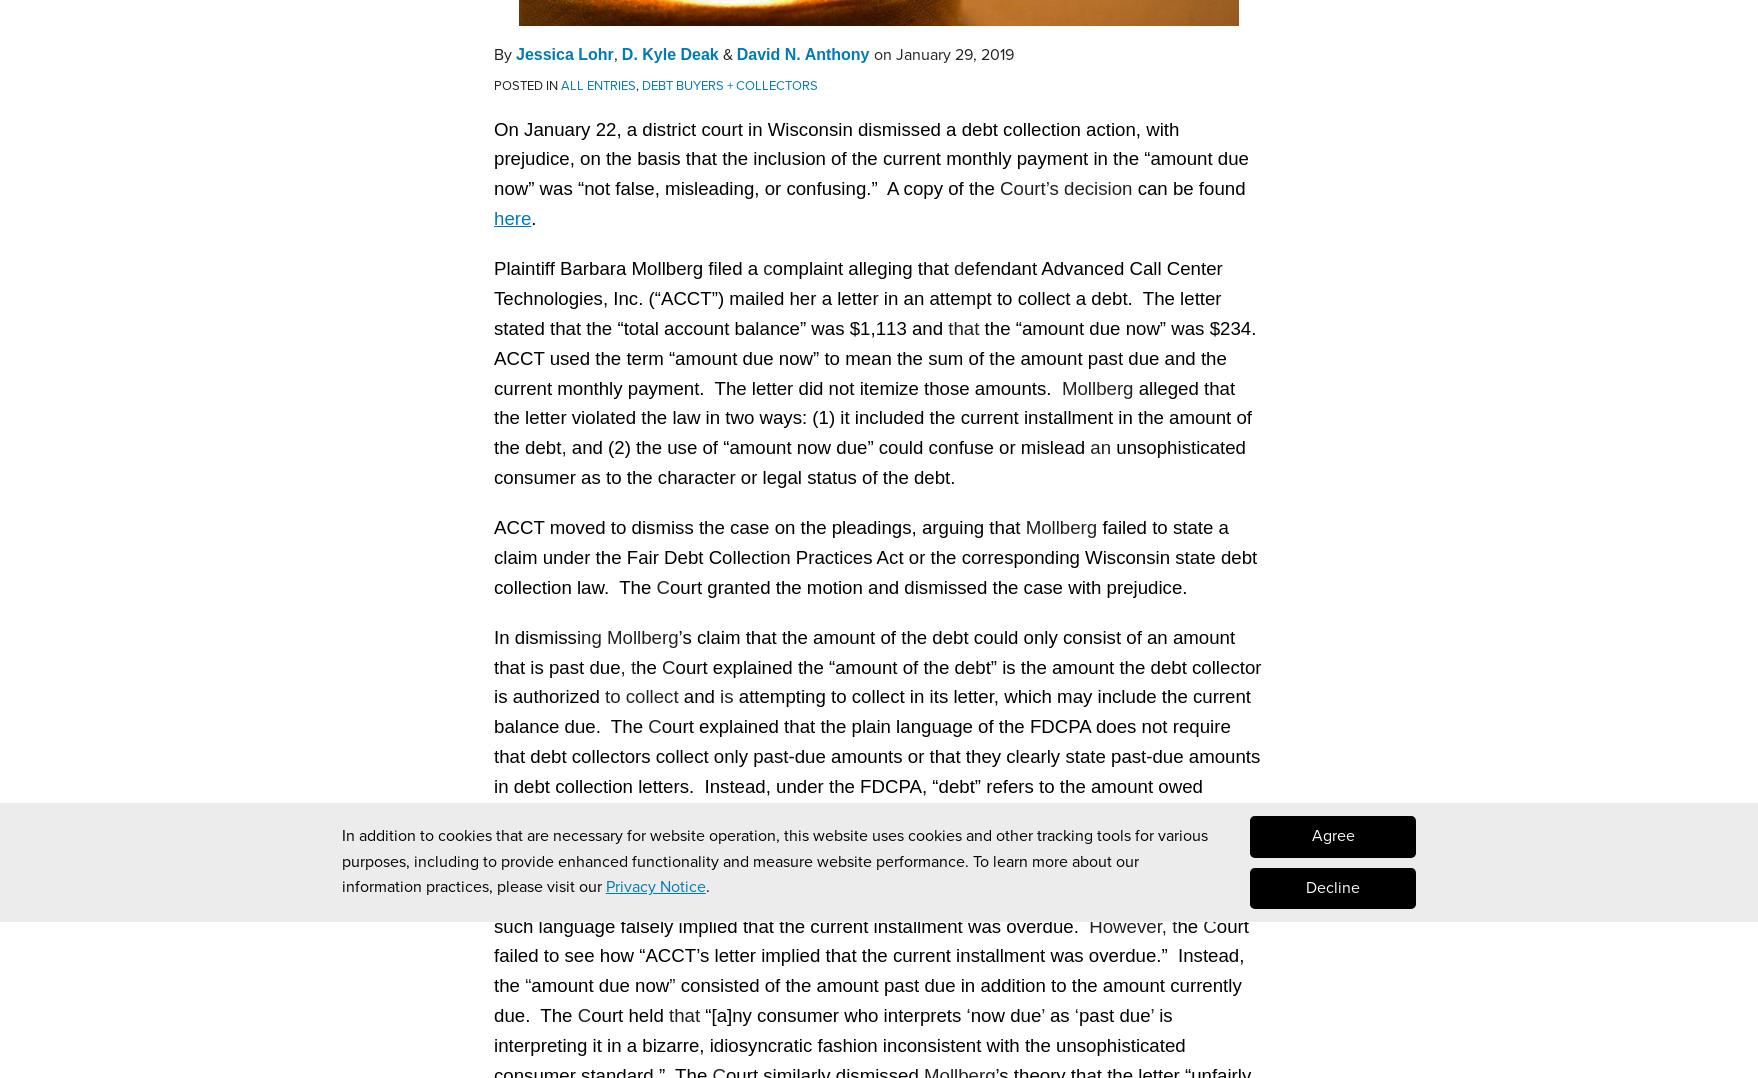  Describe the element at coordinates (1058, 1013) in the screenshot. I see `'as'` at that location.